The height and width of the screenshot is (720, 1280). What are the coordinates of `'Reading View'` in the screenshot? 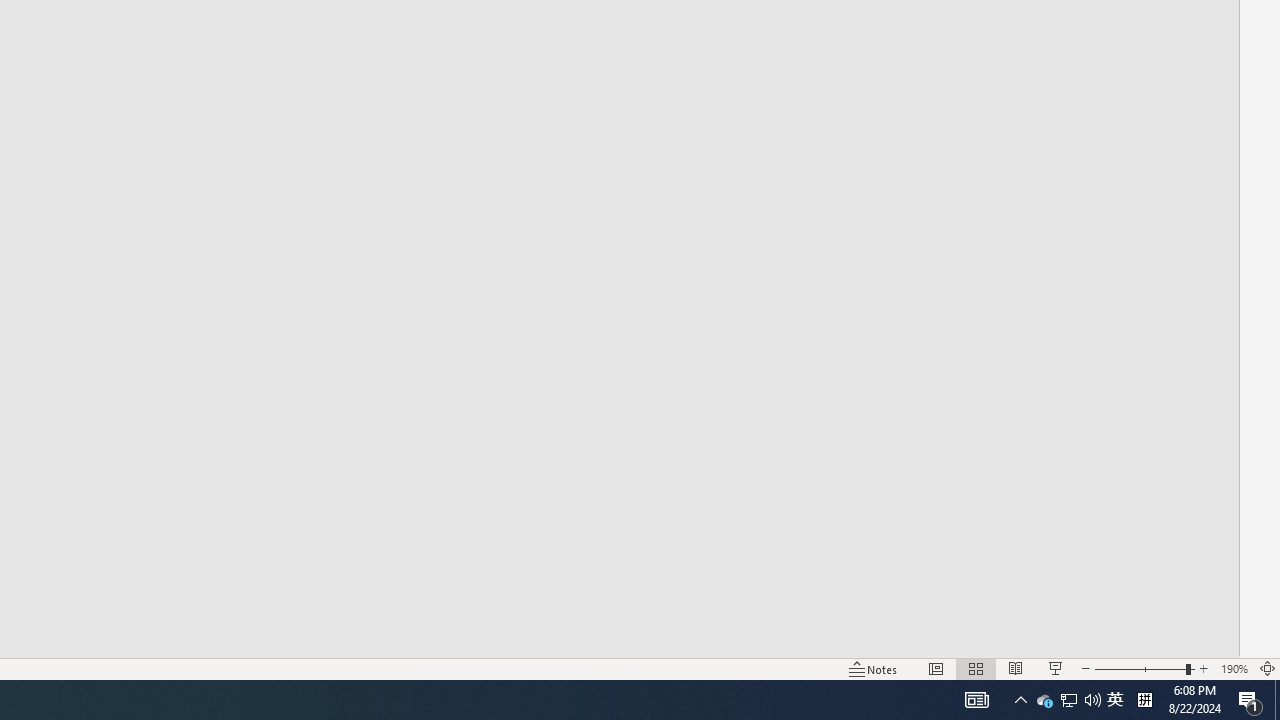 It's located at (1015, 669).